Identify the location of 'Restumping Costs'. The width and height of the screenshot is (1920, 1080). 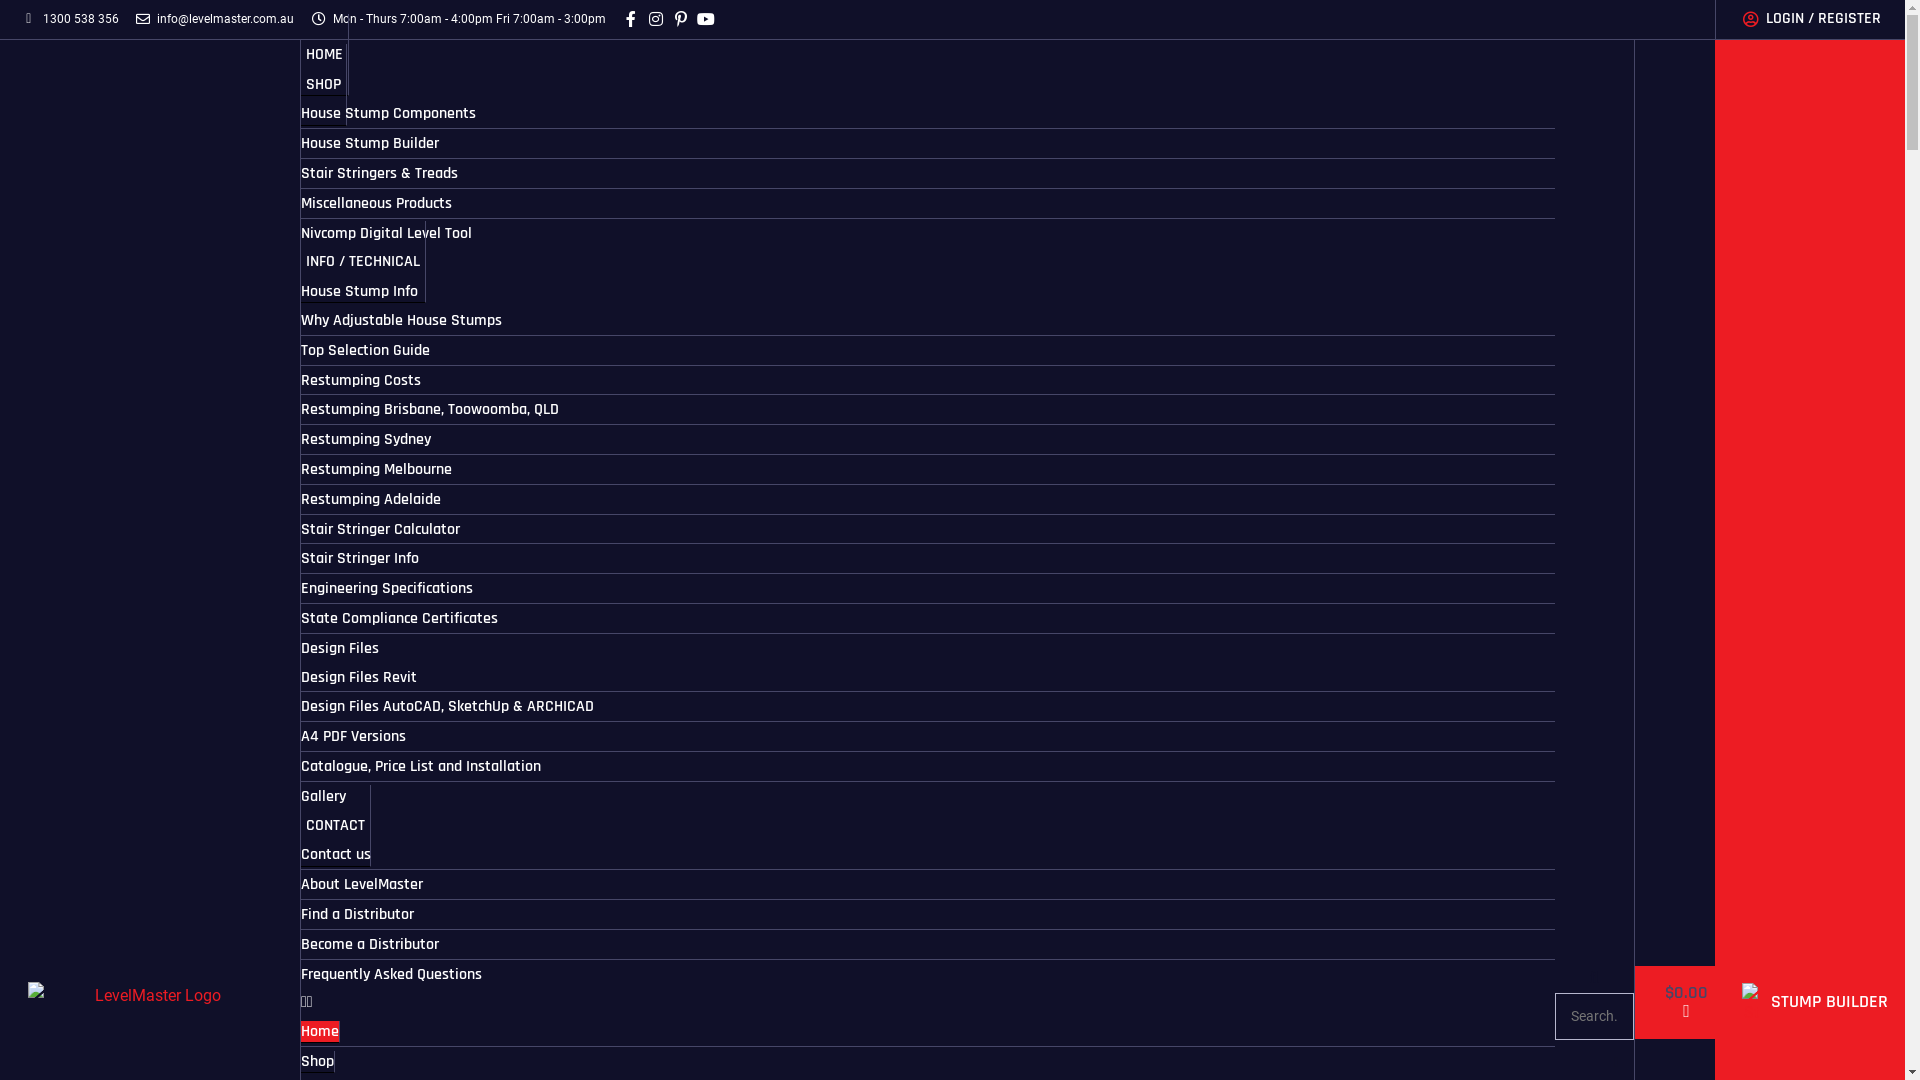
(360, 380).